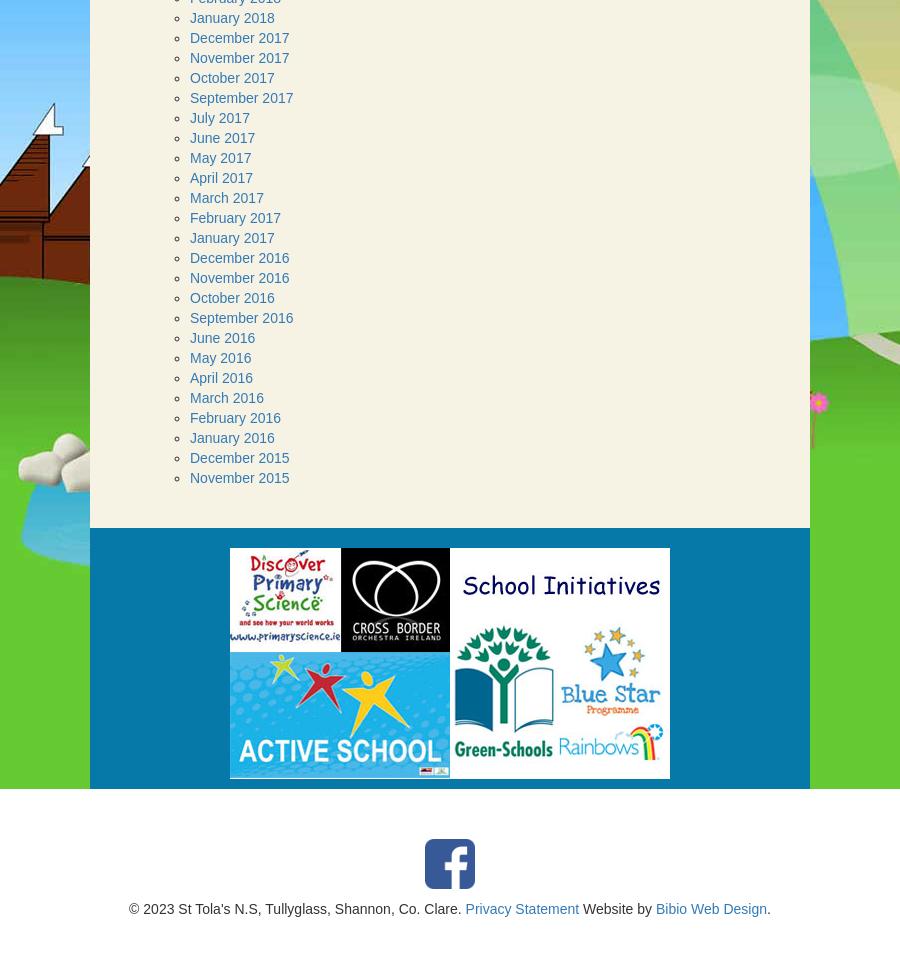 This screenshot has height=966, width=900. Describe the element at coordinates (189, 356) in the screenshot. I see `'May 2016'` at that location.